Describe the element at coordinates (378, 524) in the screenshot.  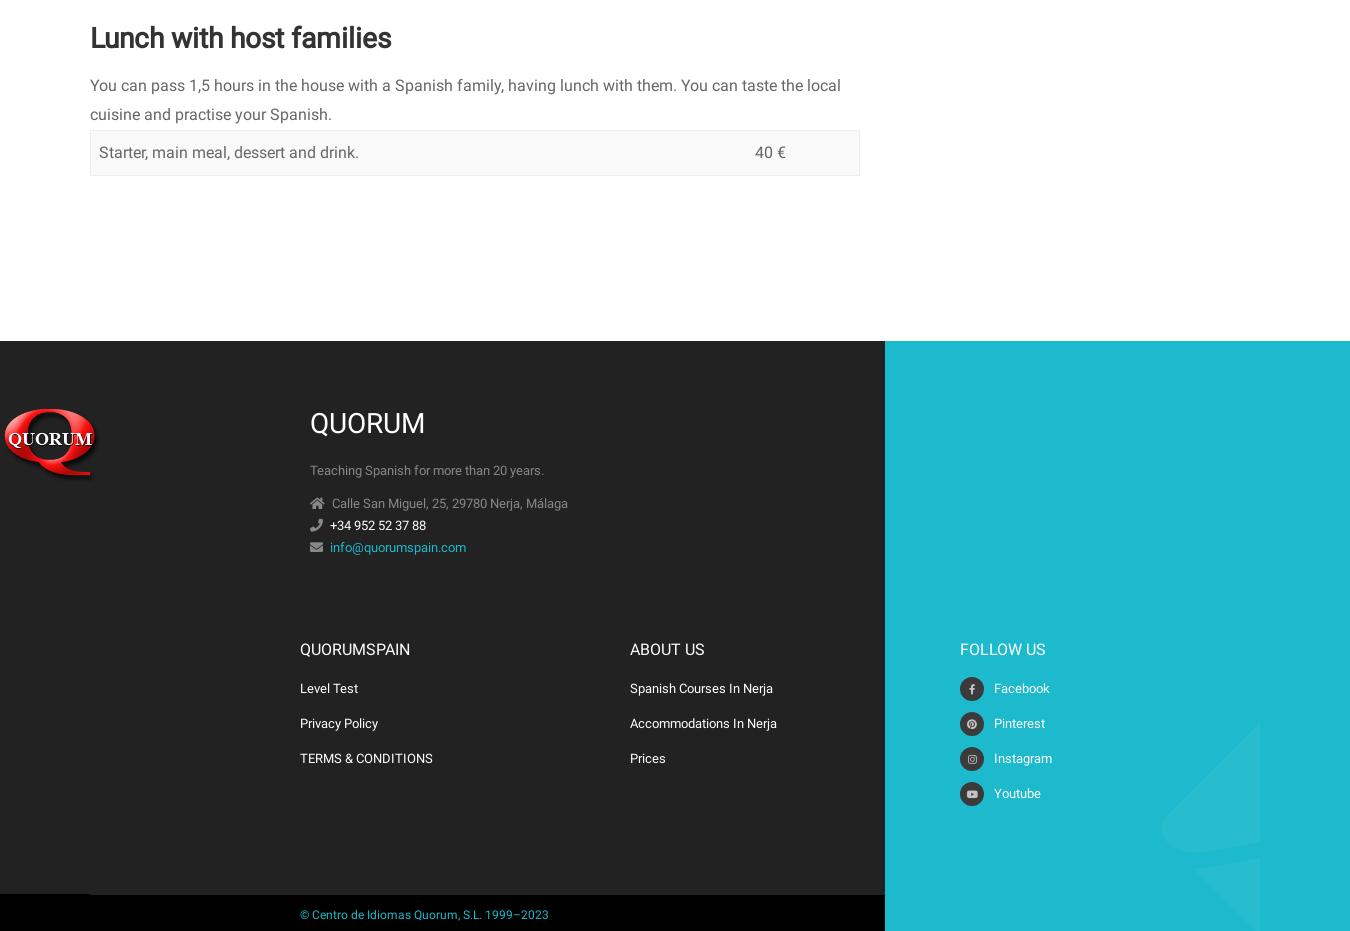
I see `'+34 952 52 37 88'` at that location.